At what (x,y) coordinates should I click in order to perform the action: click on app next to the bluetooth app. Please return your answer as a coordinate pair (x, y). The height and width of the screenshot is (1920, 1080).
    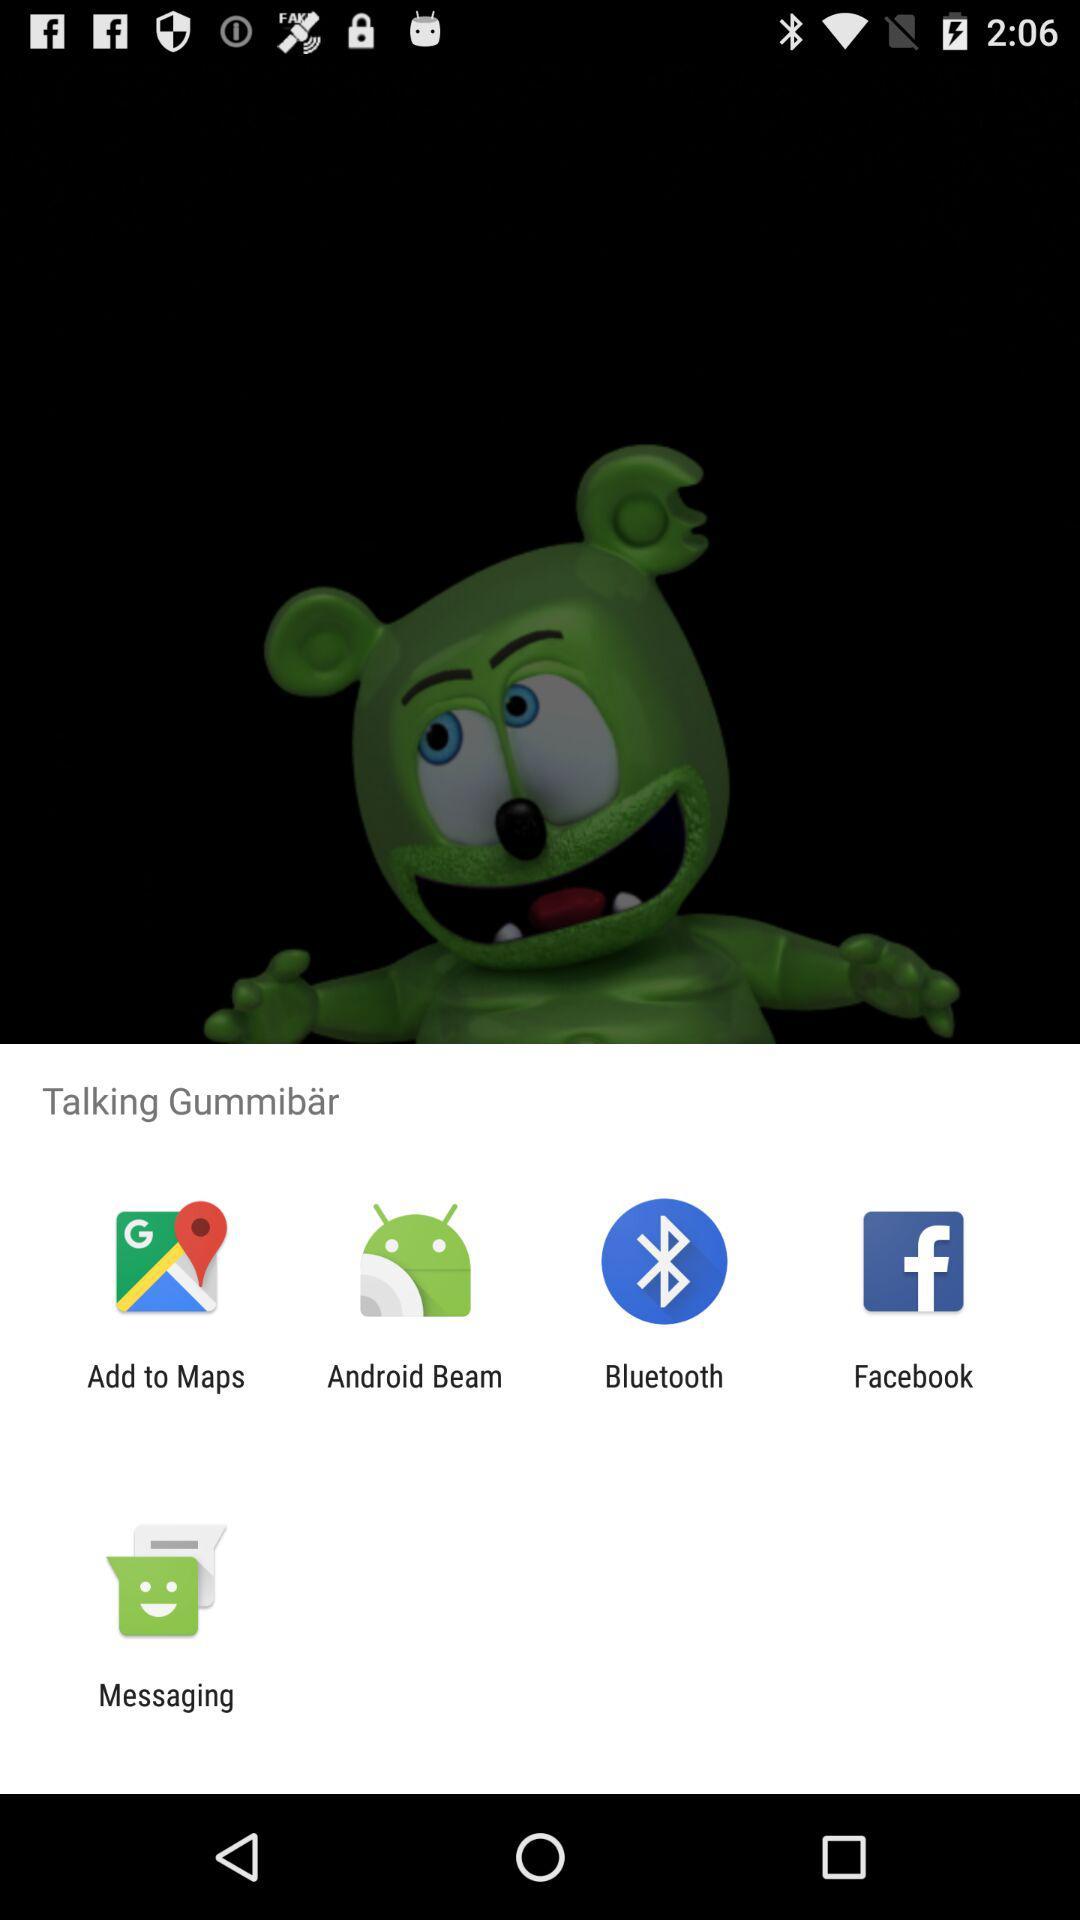
    Looking at the image, I should click on (414, 1392).